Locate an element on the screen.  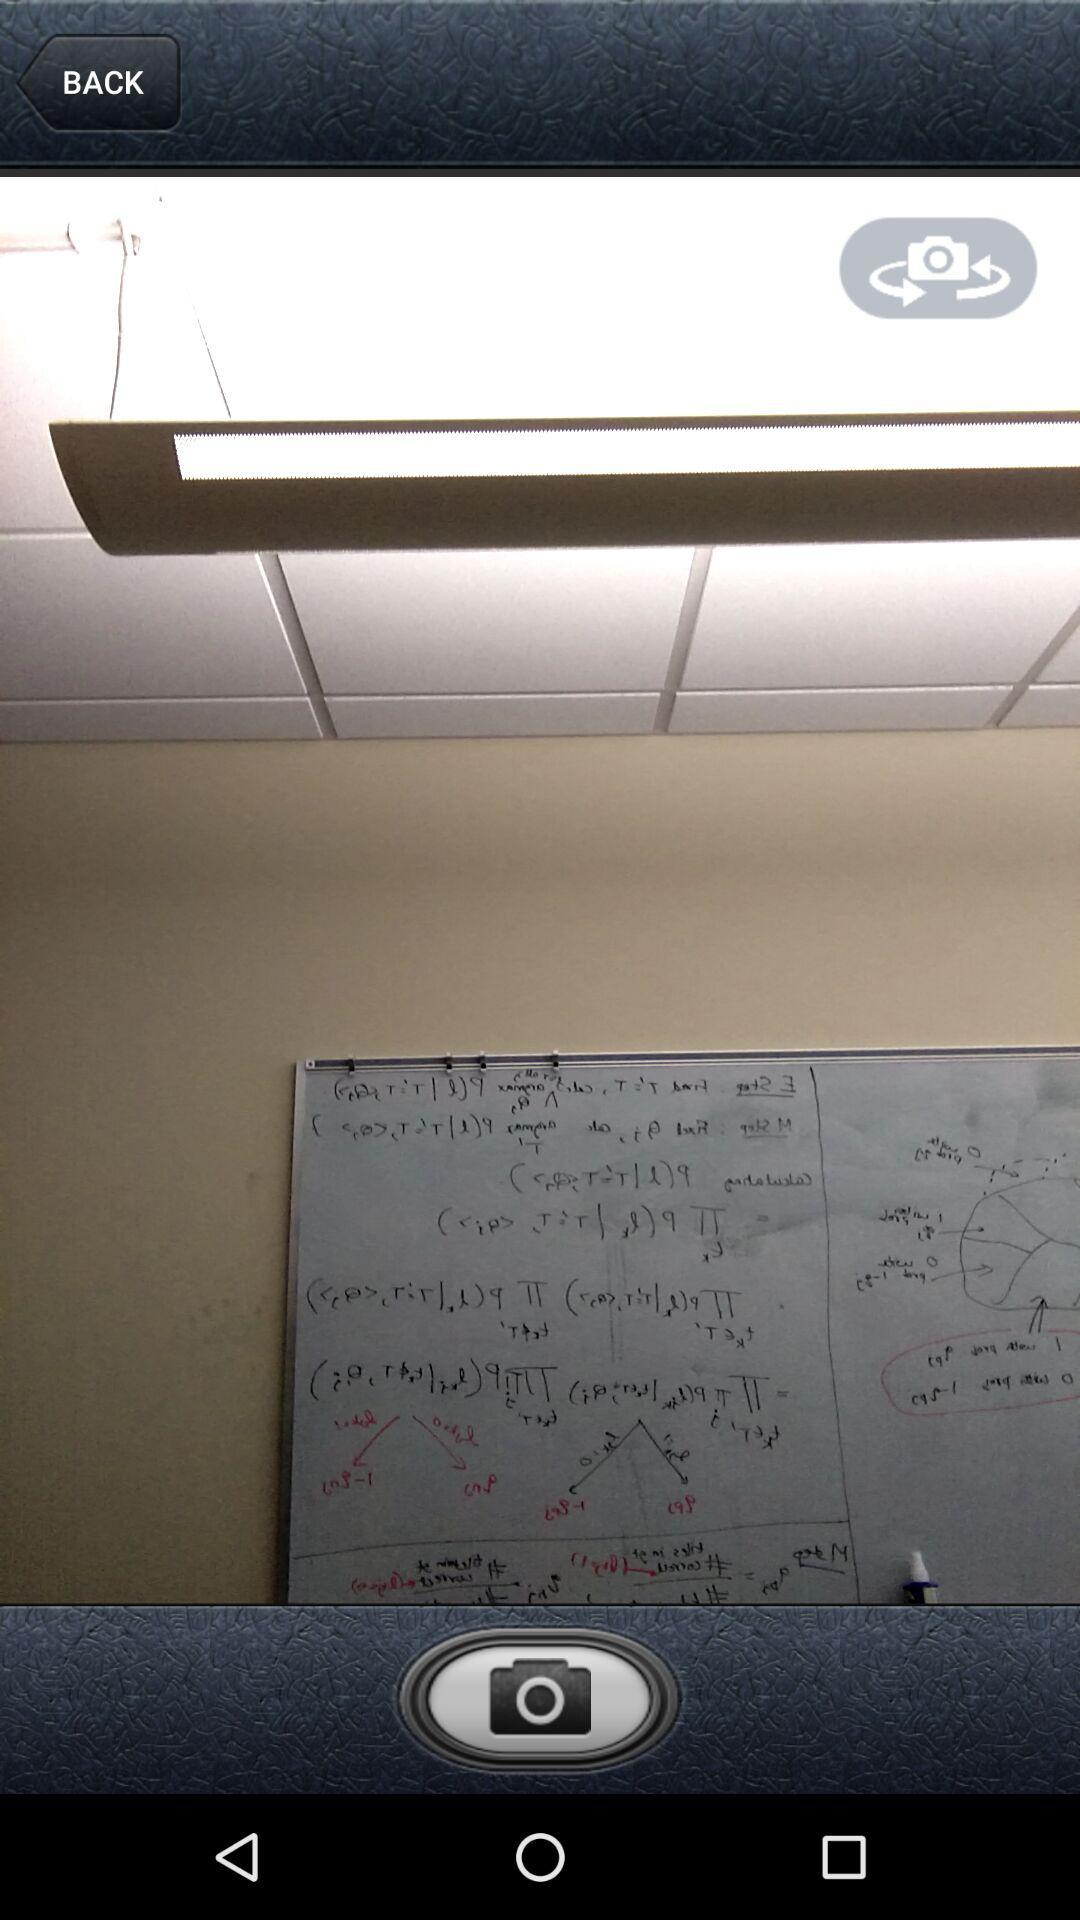
camera option is located at coordinates (538, 1697).